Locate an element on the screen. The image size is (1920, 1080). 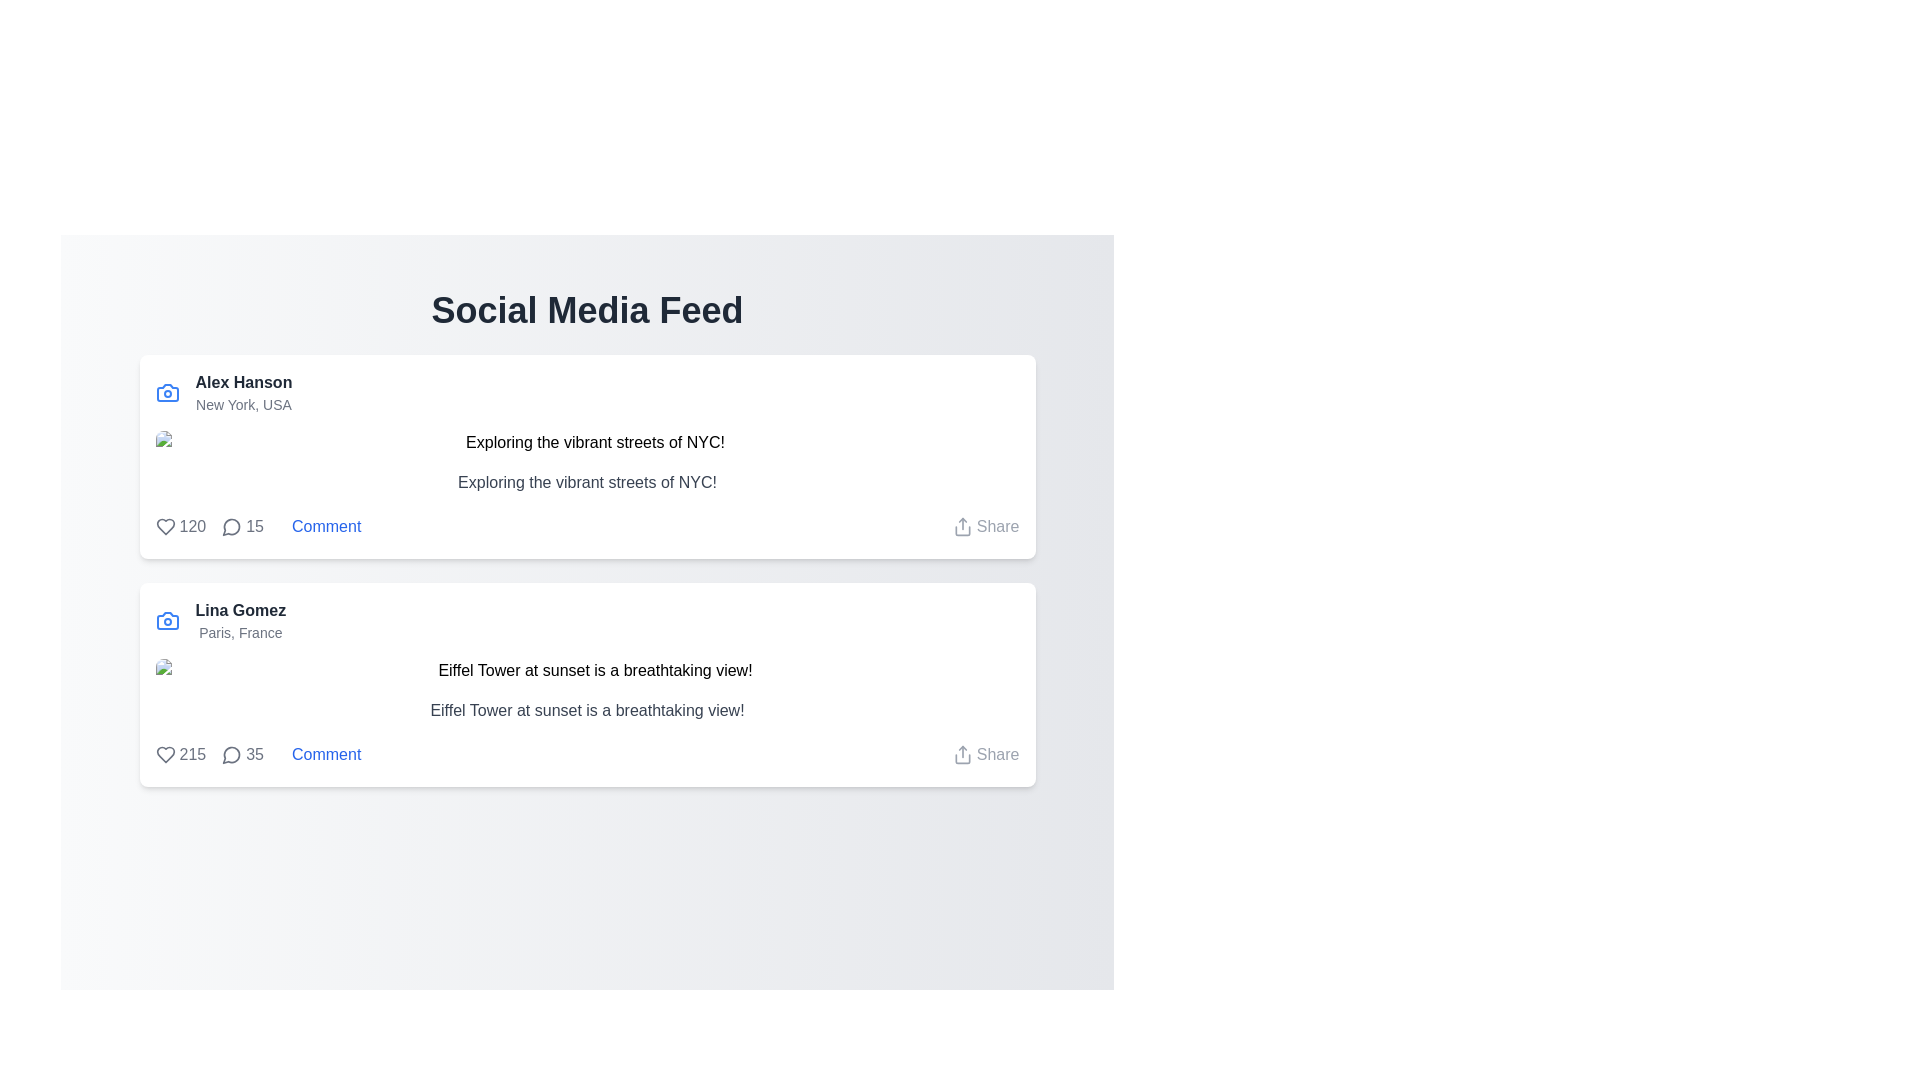
the 'Comment' button with blue text, which is the last element in the horizontal arrangement of icons in the post by 'Lina Gomez' is located at coordinates (326, 755).